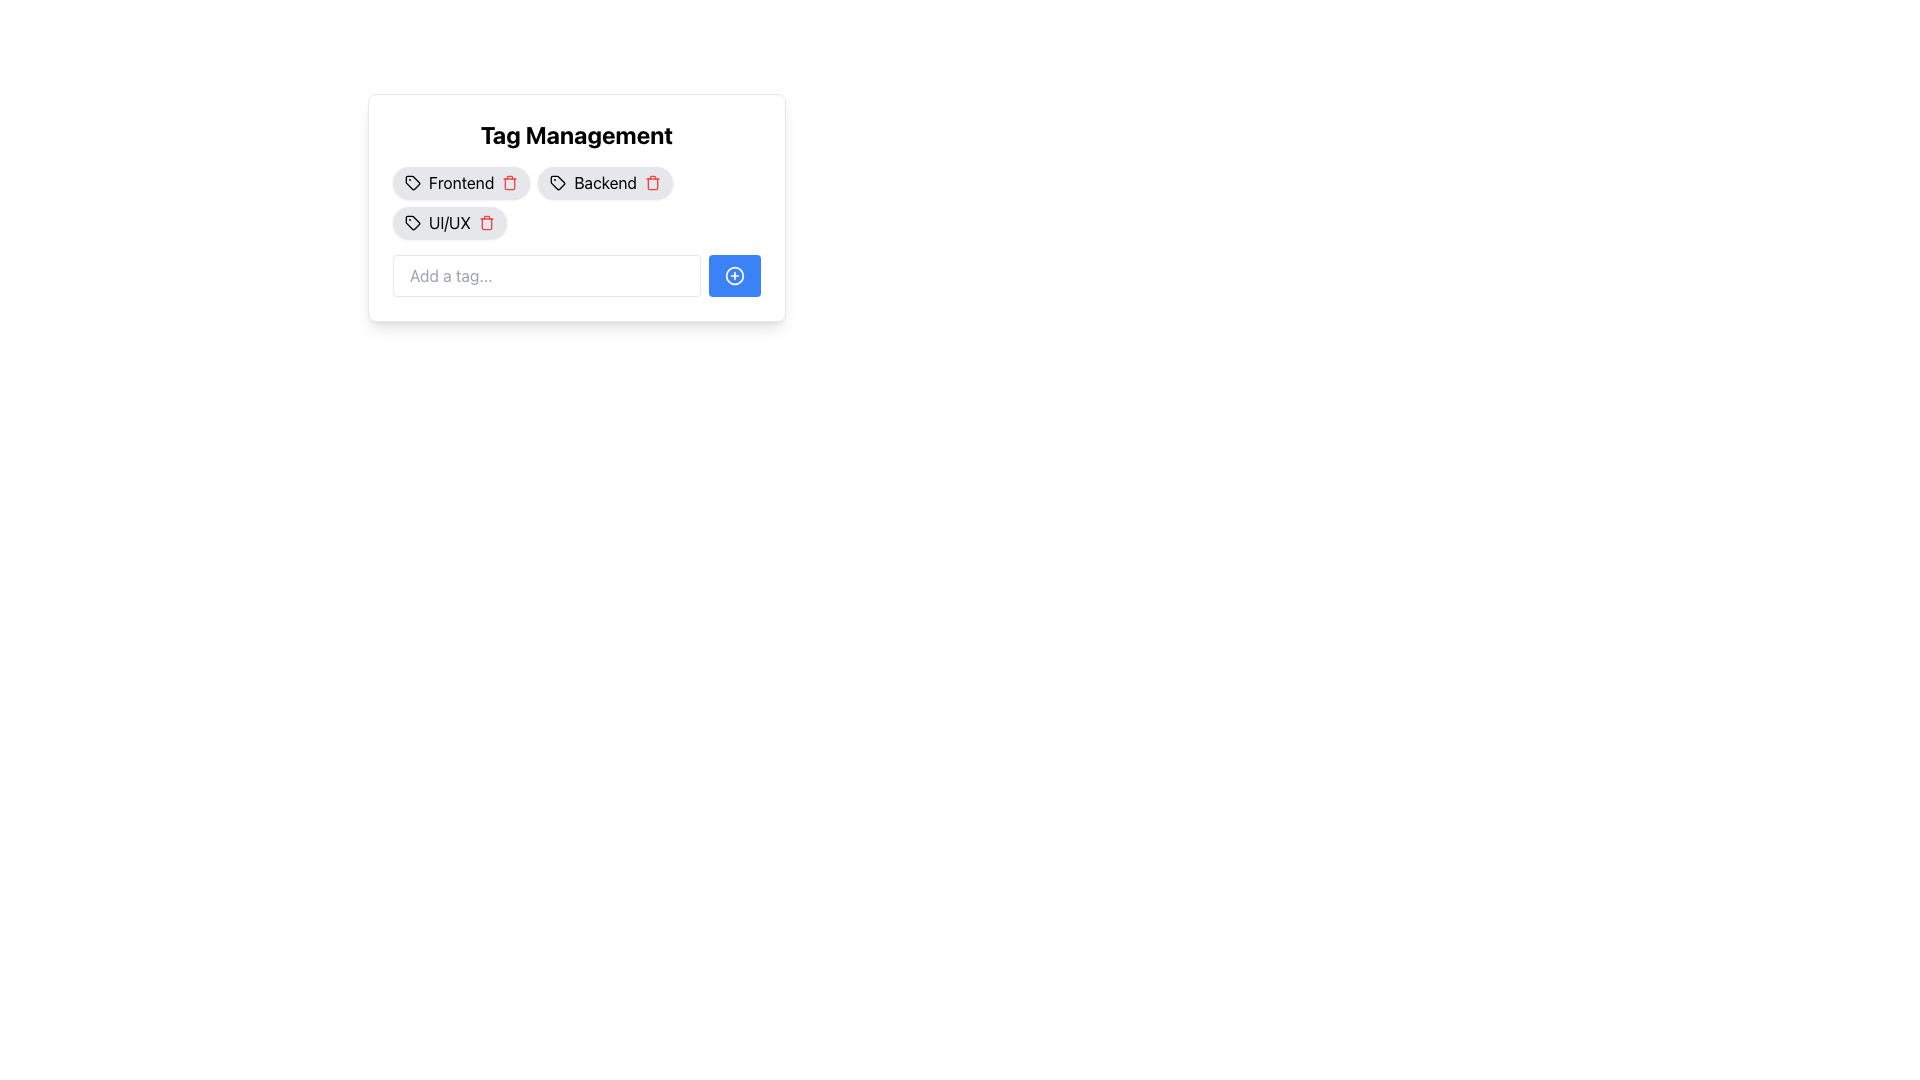  What do you see at coordinates (487, 223) in the screenshot?
I see `the clickable icon located on the rightmost side of the 'UI/UX' tag in the 'Tag Management' section` at bounding box center [487, 223].